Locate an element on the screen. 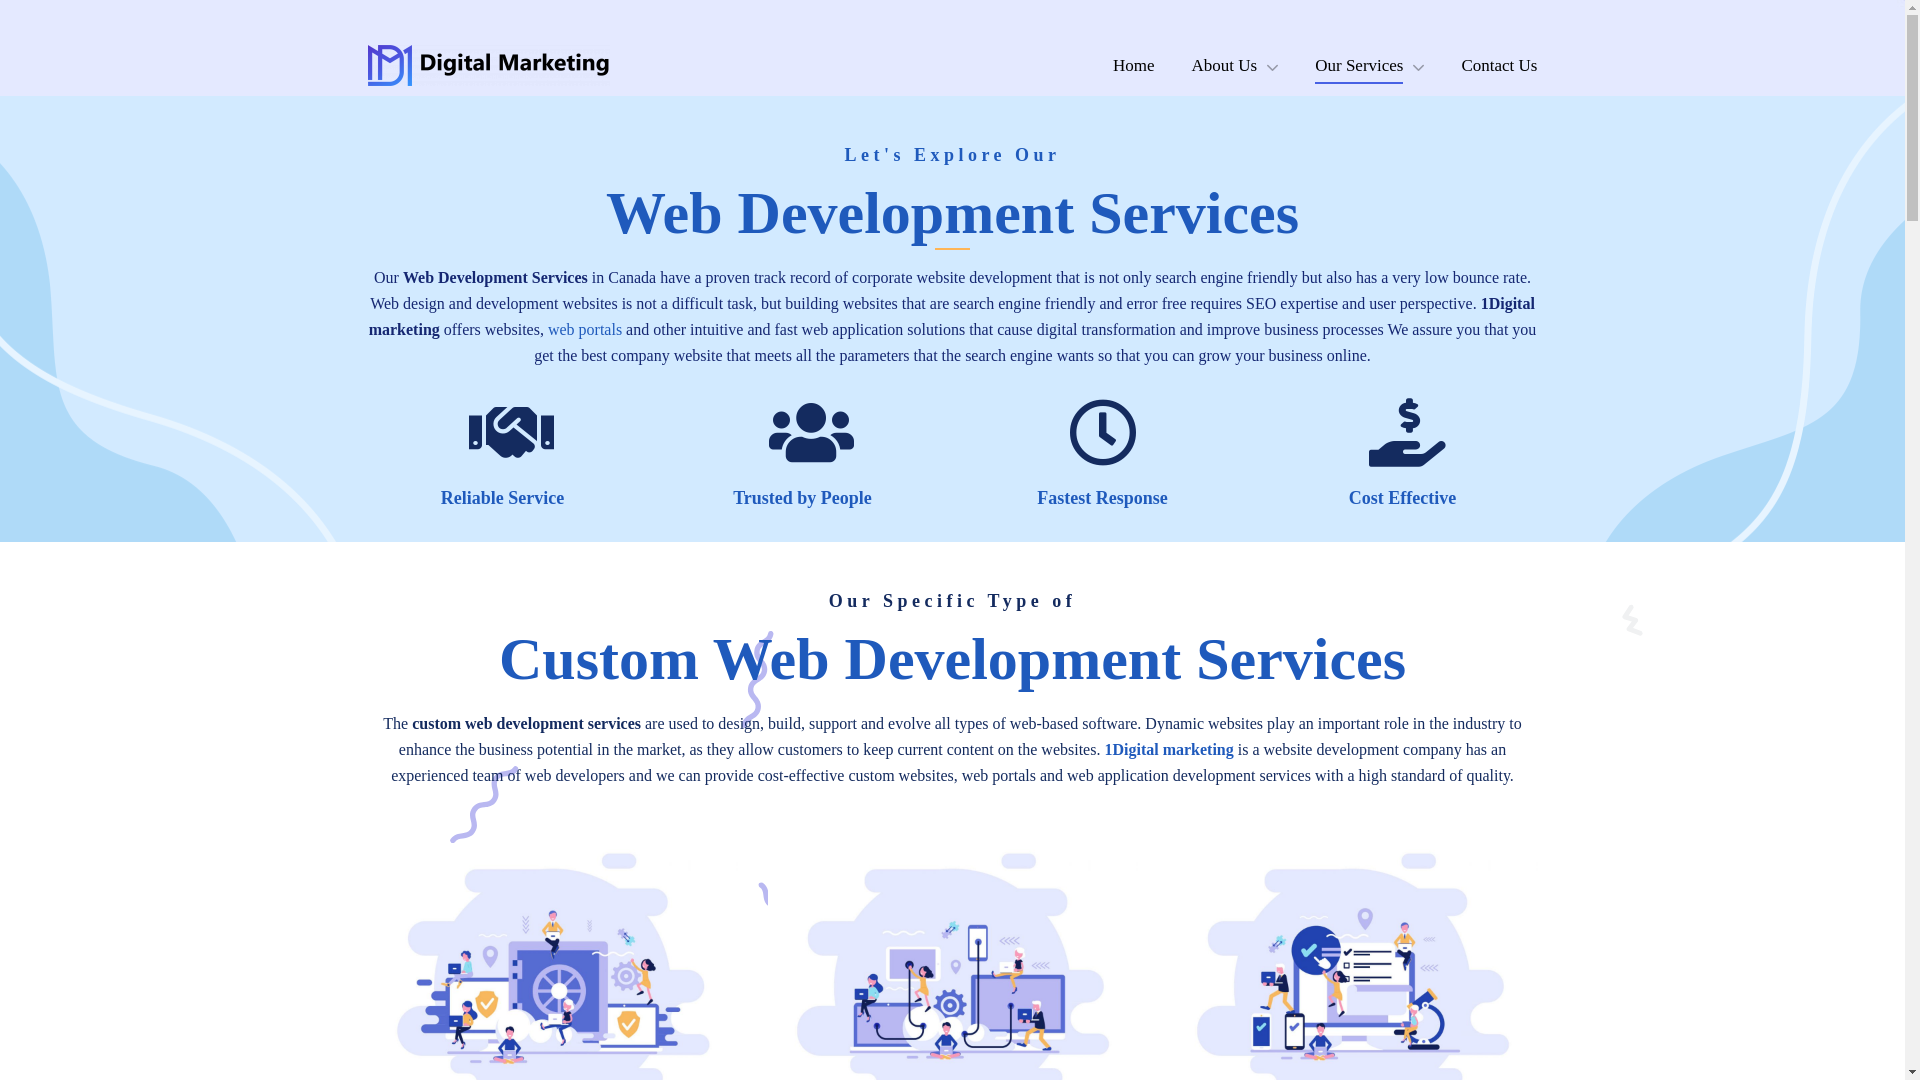 This screenshot has width=1920, height=1080. 'Our Services' is located at coordinates (1315, 64).